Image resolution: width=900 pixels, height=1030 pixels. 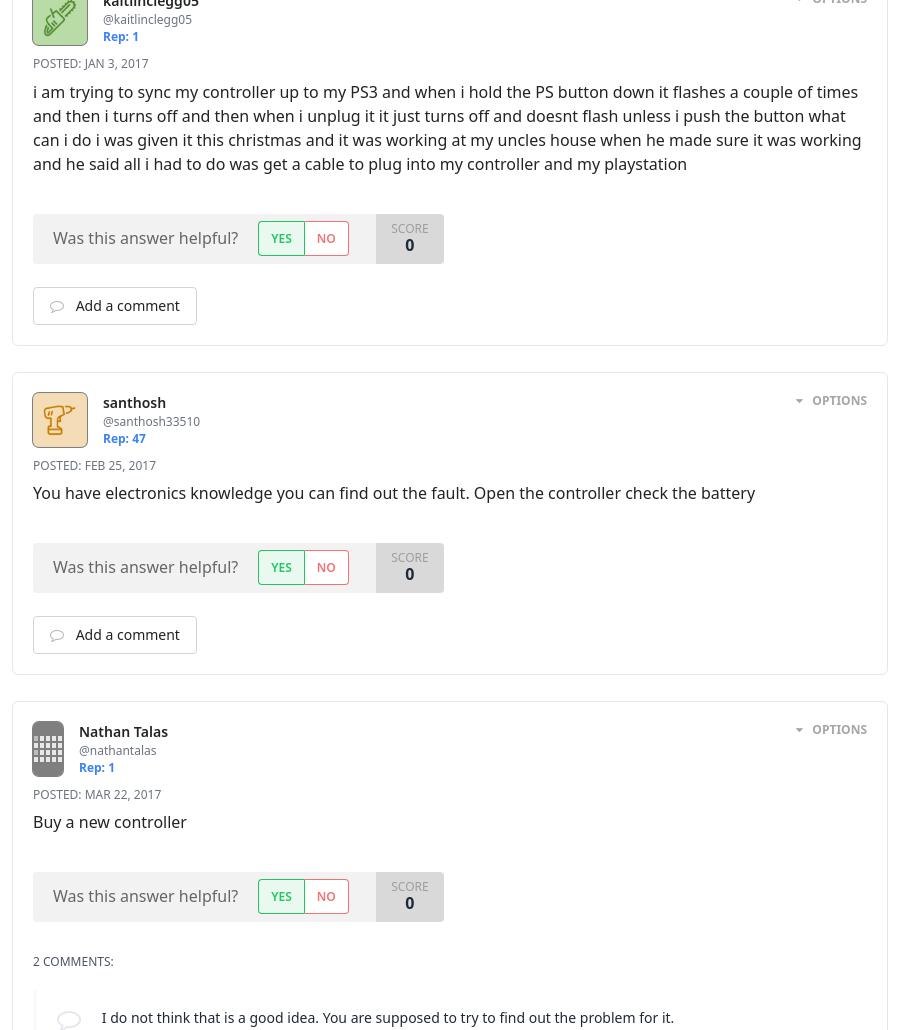 I want to click on '@nathantalas', so click(x=141, y=749).